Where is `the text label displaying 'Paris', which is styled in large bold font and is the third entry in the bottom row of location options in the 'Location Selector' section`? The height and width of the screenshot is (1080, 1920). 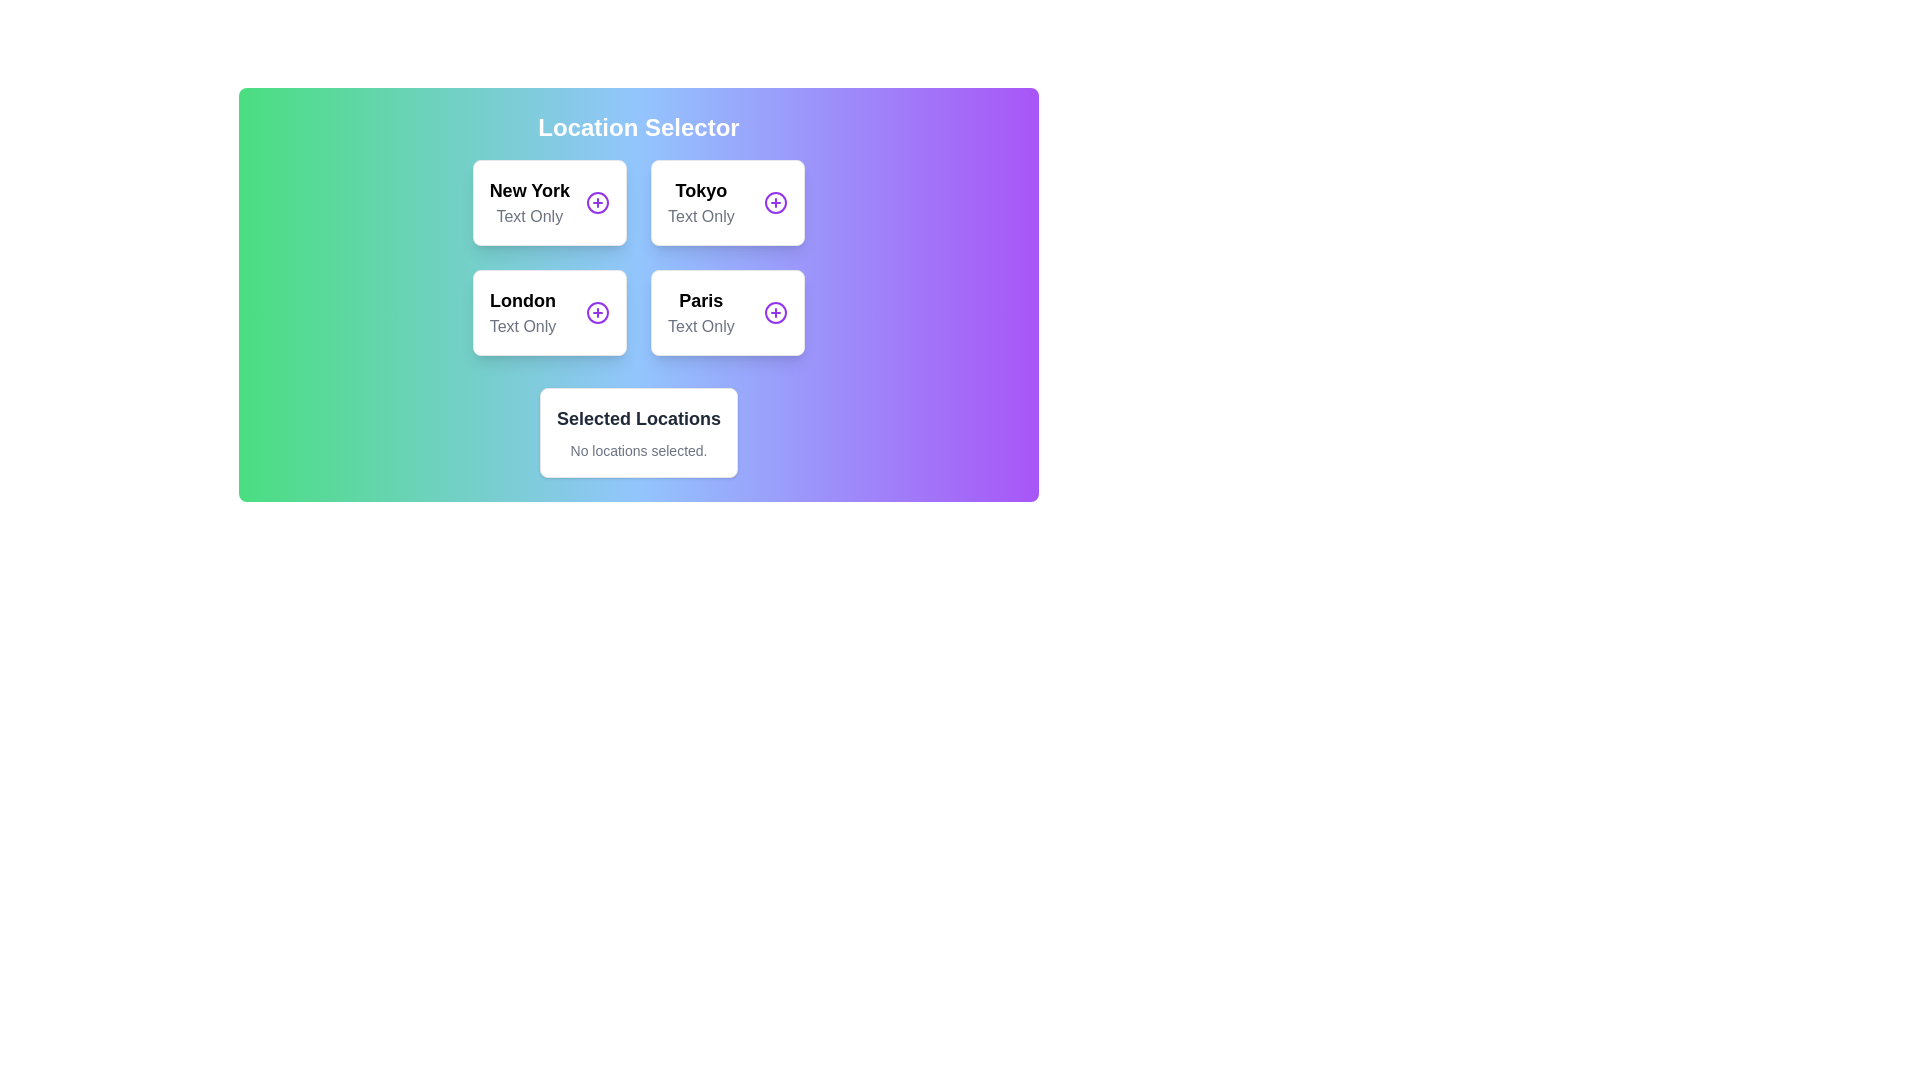 the text label displaying 'Paris', which is styled in large bold font and is the third entry in the bottom row of location options in the 'Location Selector' section is located at coordinates (701, 300).